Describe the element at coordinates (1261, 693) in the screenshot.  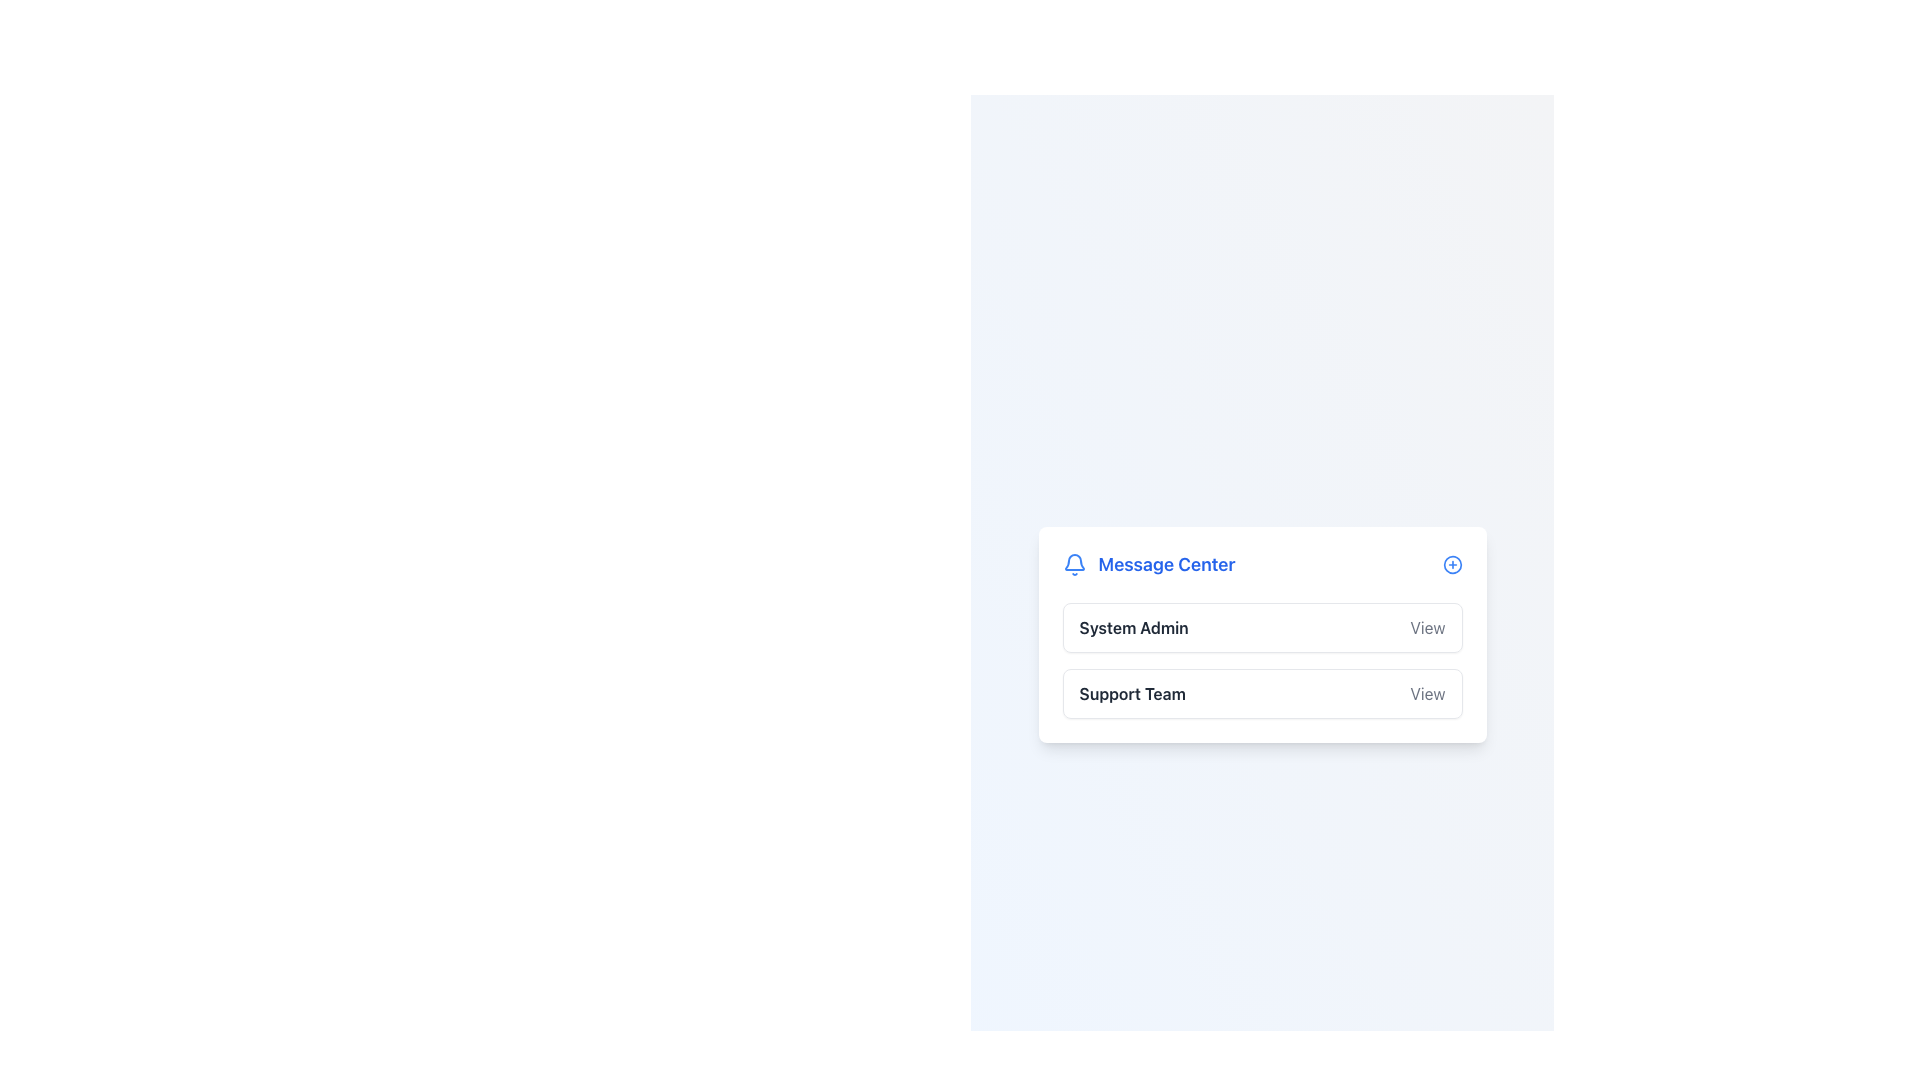
I see `the 'View' link on the 'Support Team' card, which is the second card in the Message Center` at that location.